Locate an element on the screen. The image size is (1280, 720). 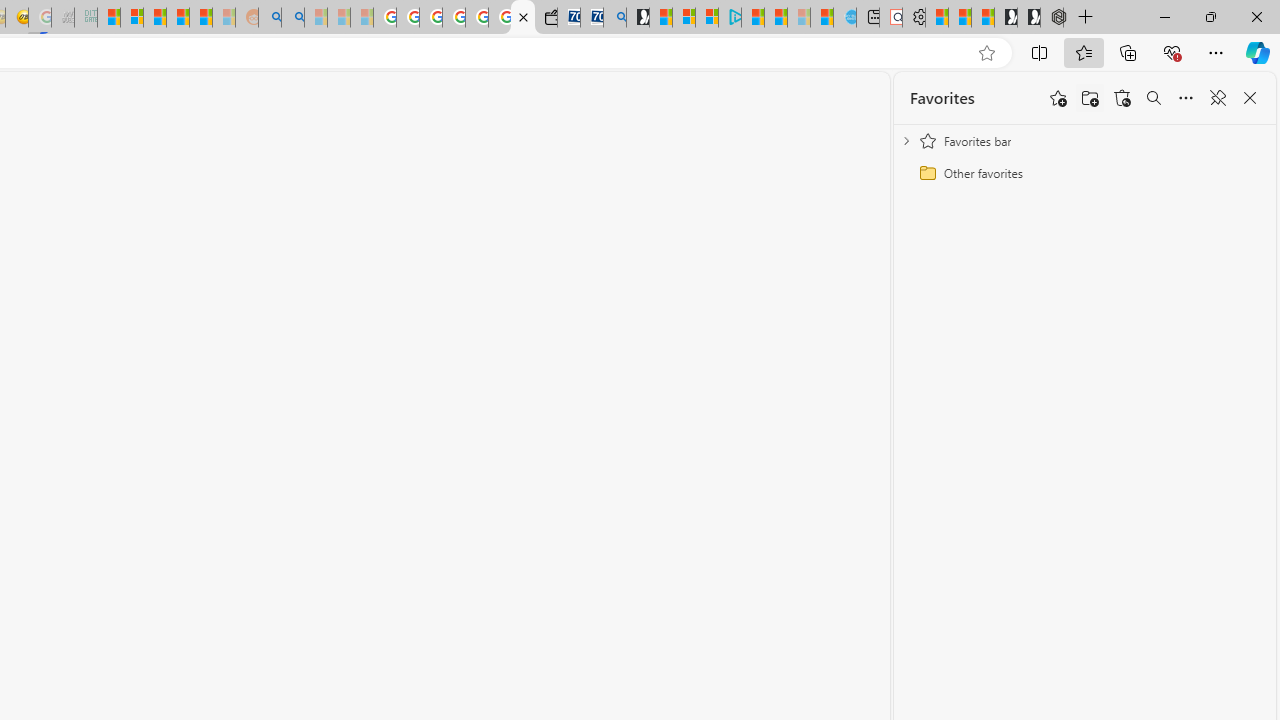
'Wallet' is located at coordinates (545, 17).